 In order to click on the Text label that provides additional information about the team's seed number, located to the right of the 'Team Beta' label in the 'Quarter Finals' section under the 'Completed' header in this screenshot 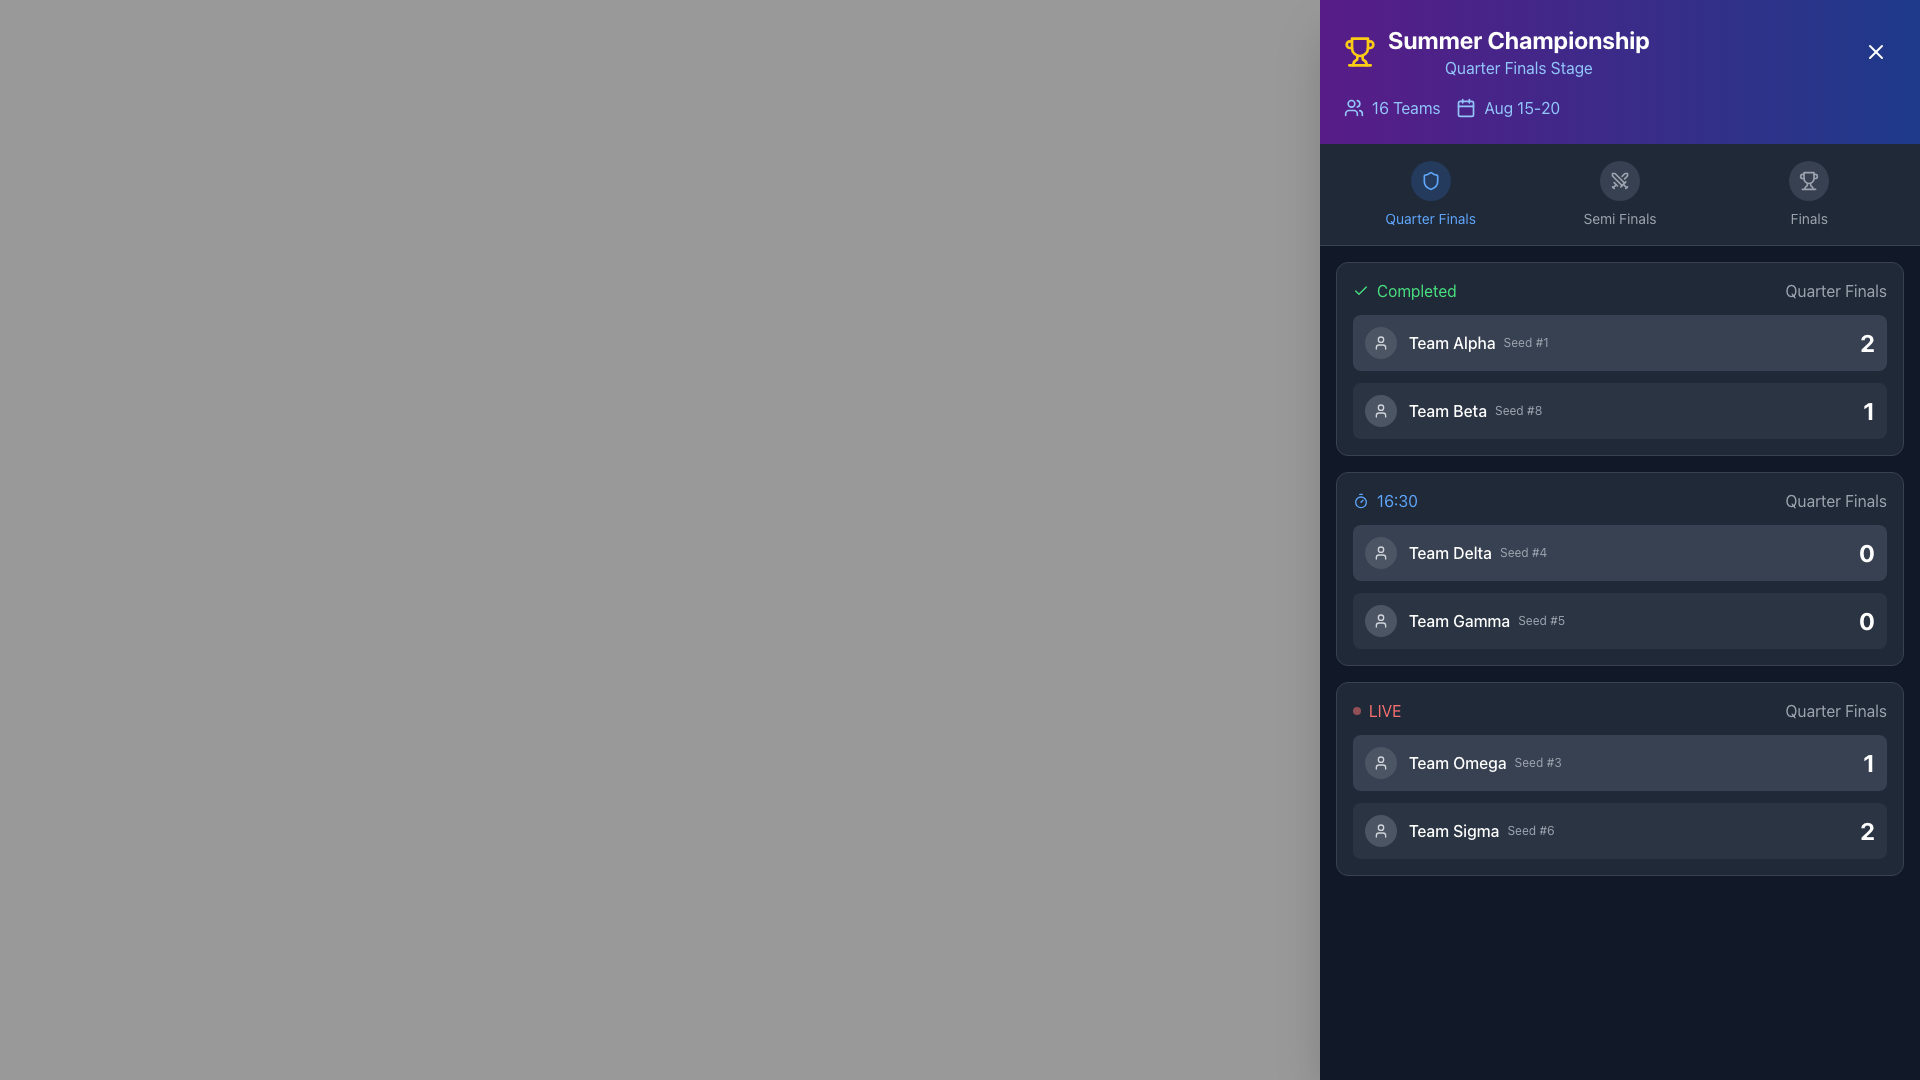, I will do `click(1518, 410)`.